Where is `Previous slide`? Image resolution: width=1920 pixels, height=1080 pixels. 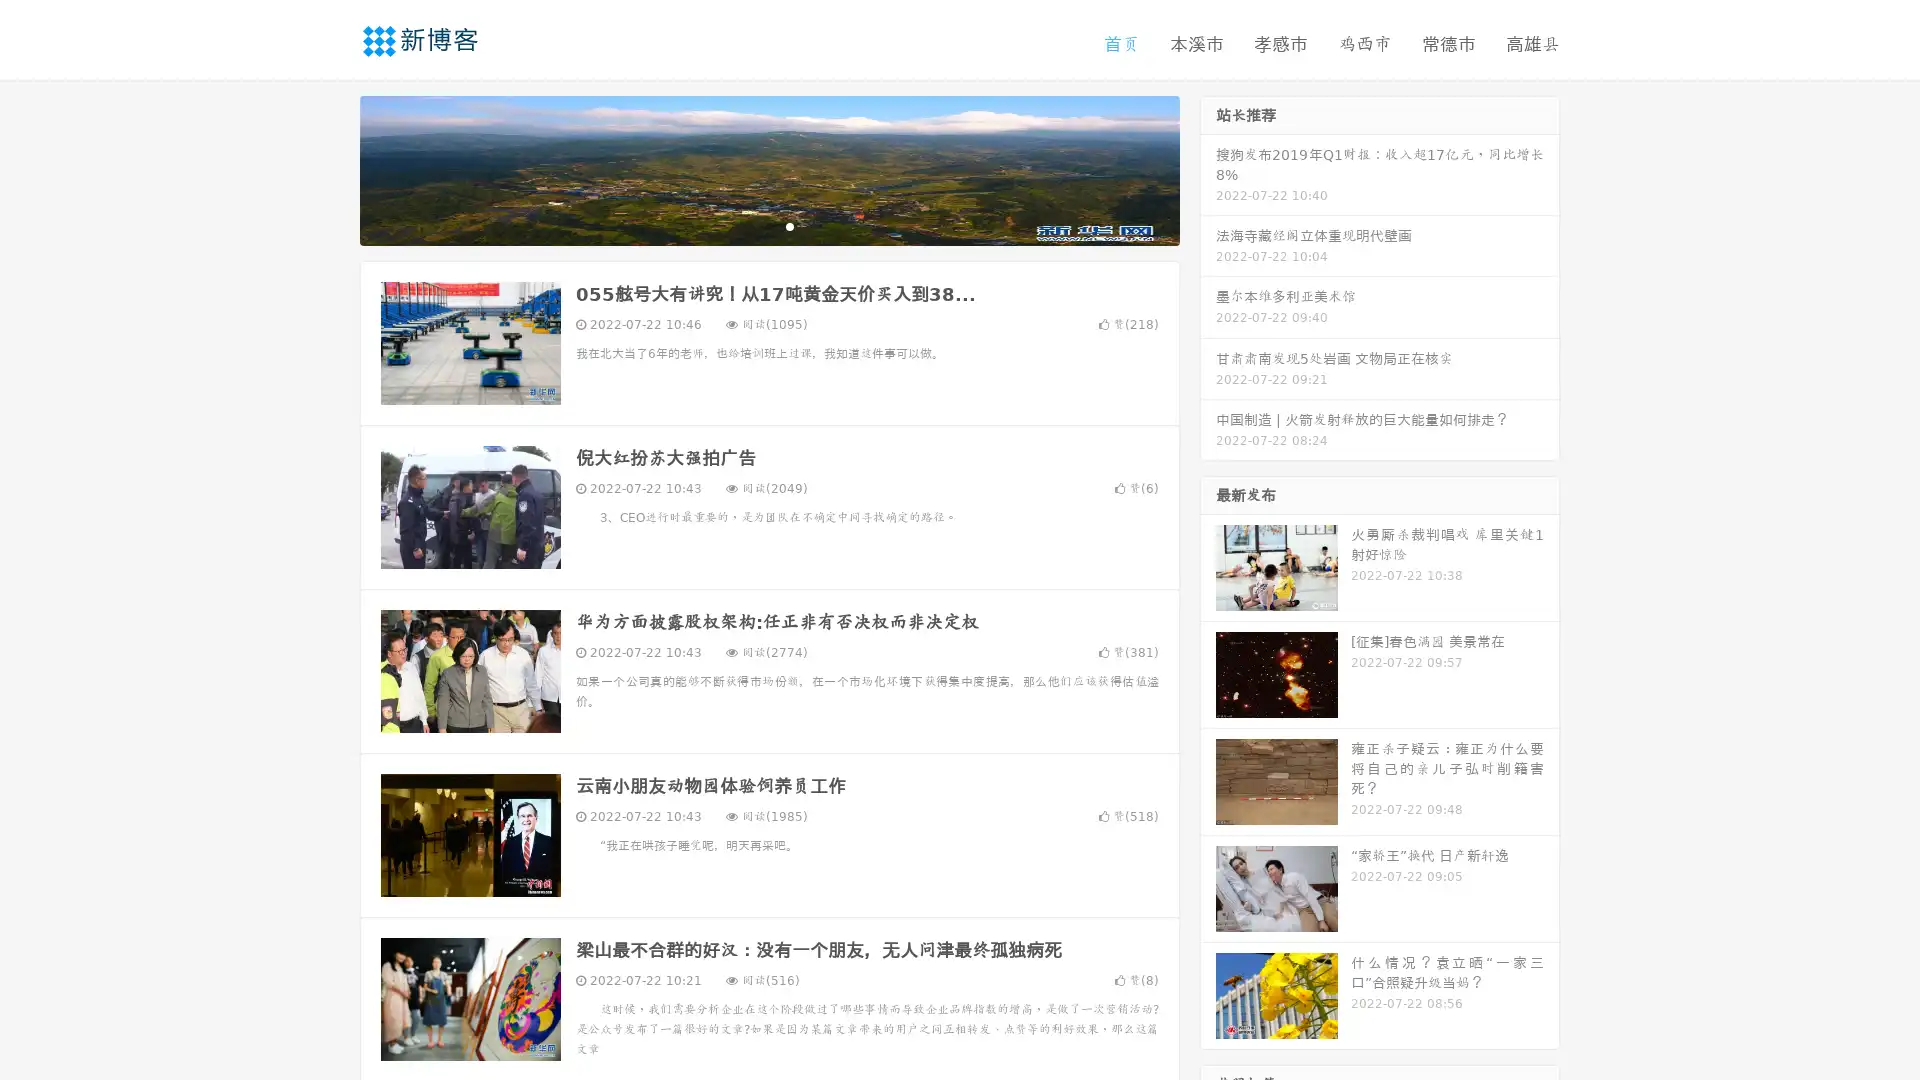
Previous slide is located at coordinates (330, 168).